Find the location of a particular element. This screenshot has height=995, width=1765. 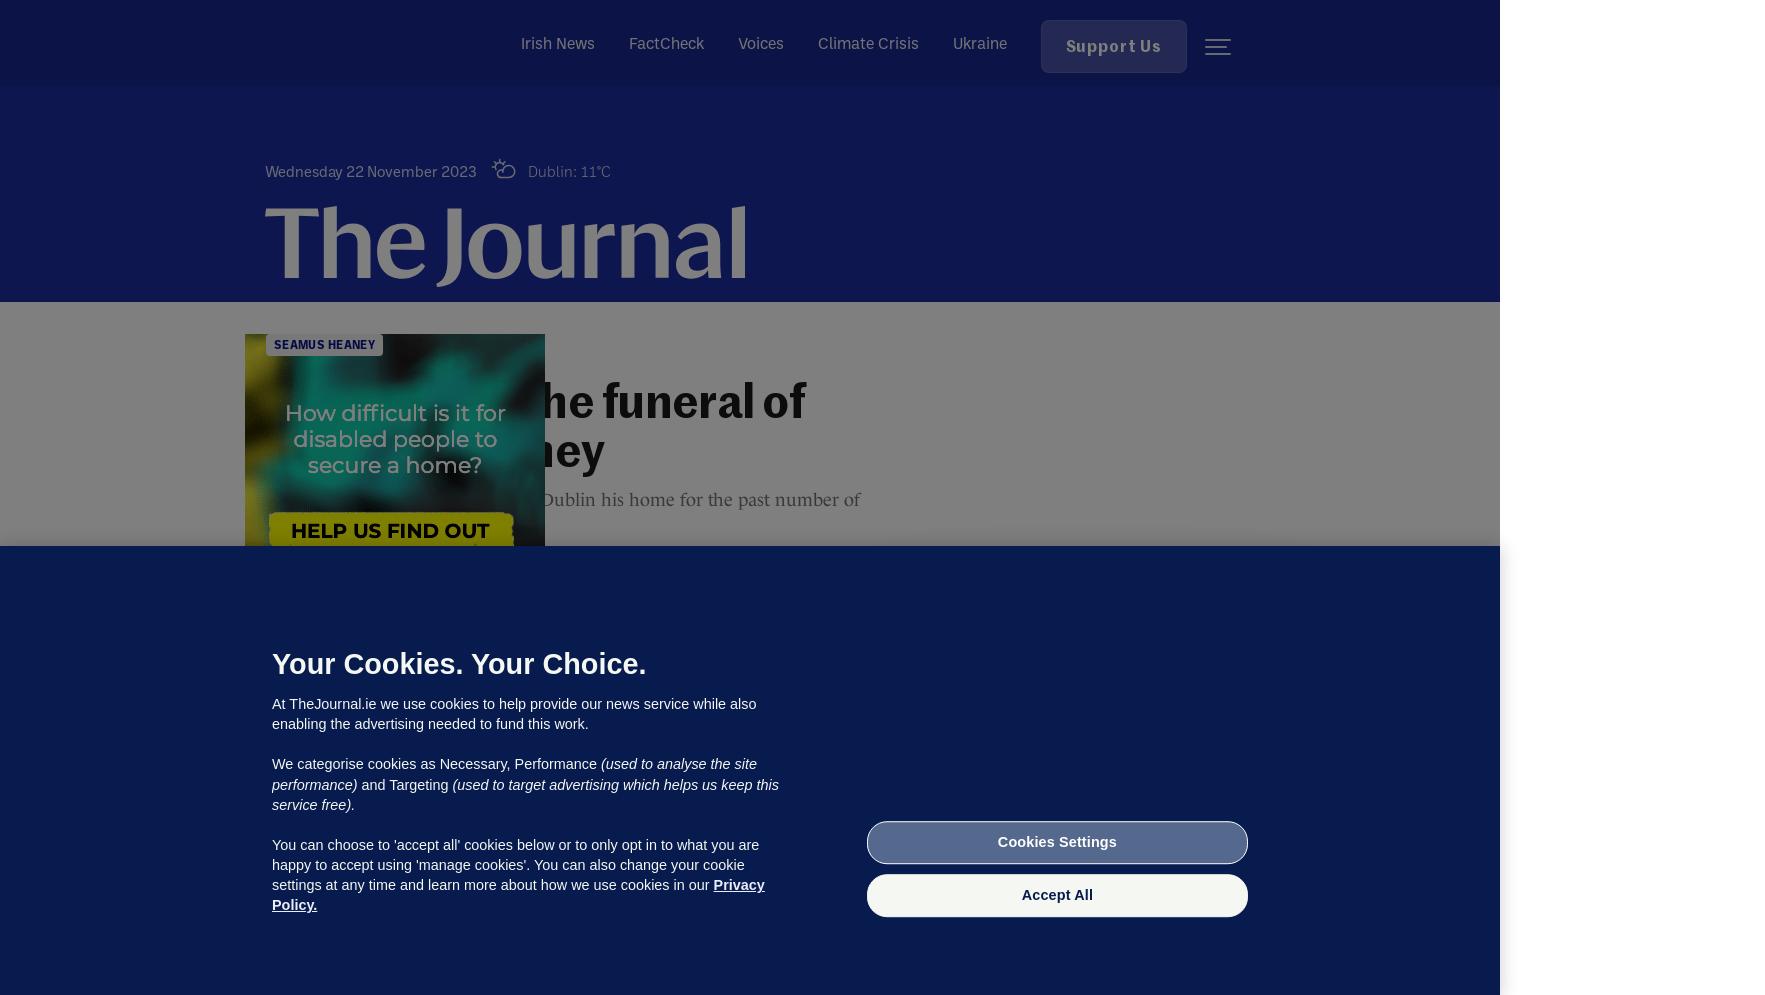

'12' is located at coordinates (378, 587).